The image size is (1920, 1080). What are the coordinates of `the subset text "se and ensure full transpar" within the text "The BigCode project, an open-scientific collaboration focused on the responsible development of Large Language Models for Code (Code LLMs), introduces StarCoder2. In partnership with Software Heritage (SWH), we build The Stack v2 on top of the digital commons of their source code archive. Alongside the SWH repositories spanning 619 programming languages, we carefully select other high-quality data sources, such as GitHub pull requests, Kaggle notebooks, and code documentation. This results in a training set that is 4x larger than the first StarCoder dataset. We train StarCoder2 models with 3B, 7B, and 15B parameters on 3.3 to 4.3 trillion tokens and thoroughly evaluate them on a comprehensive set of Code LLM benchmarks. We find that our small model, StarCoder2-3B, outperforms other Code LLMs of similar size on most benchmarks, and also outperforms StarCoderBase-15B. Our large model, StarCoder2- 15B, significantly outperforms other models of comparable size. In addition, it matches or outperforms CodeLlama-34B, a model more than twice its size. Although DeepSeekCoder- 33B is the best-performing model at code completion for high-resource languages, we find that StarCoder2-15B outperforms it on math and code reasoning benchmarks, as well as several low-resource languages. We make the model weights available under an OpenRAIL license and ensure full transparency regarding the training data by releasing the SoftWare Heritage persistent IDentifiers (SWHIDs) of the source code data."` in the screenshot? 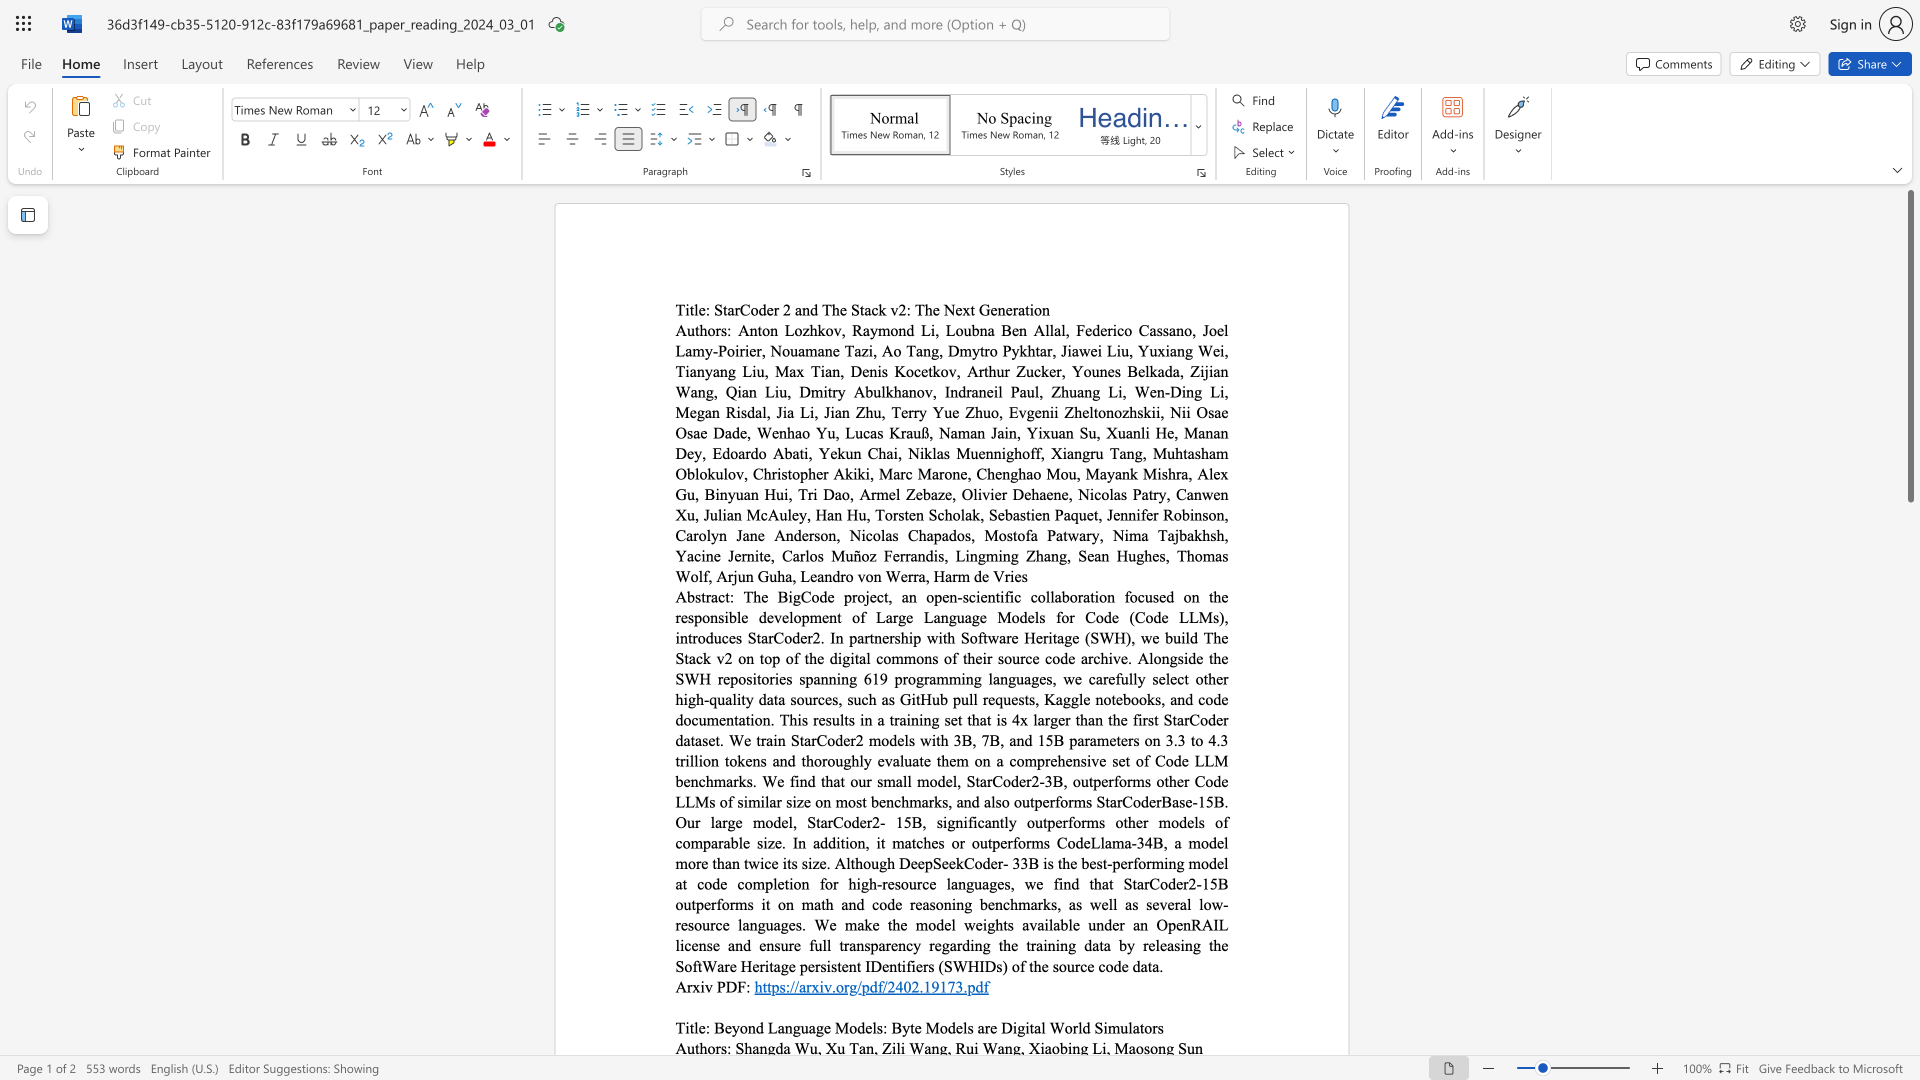 It's located at (706, 945).